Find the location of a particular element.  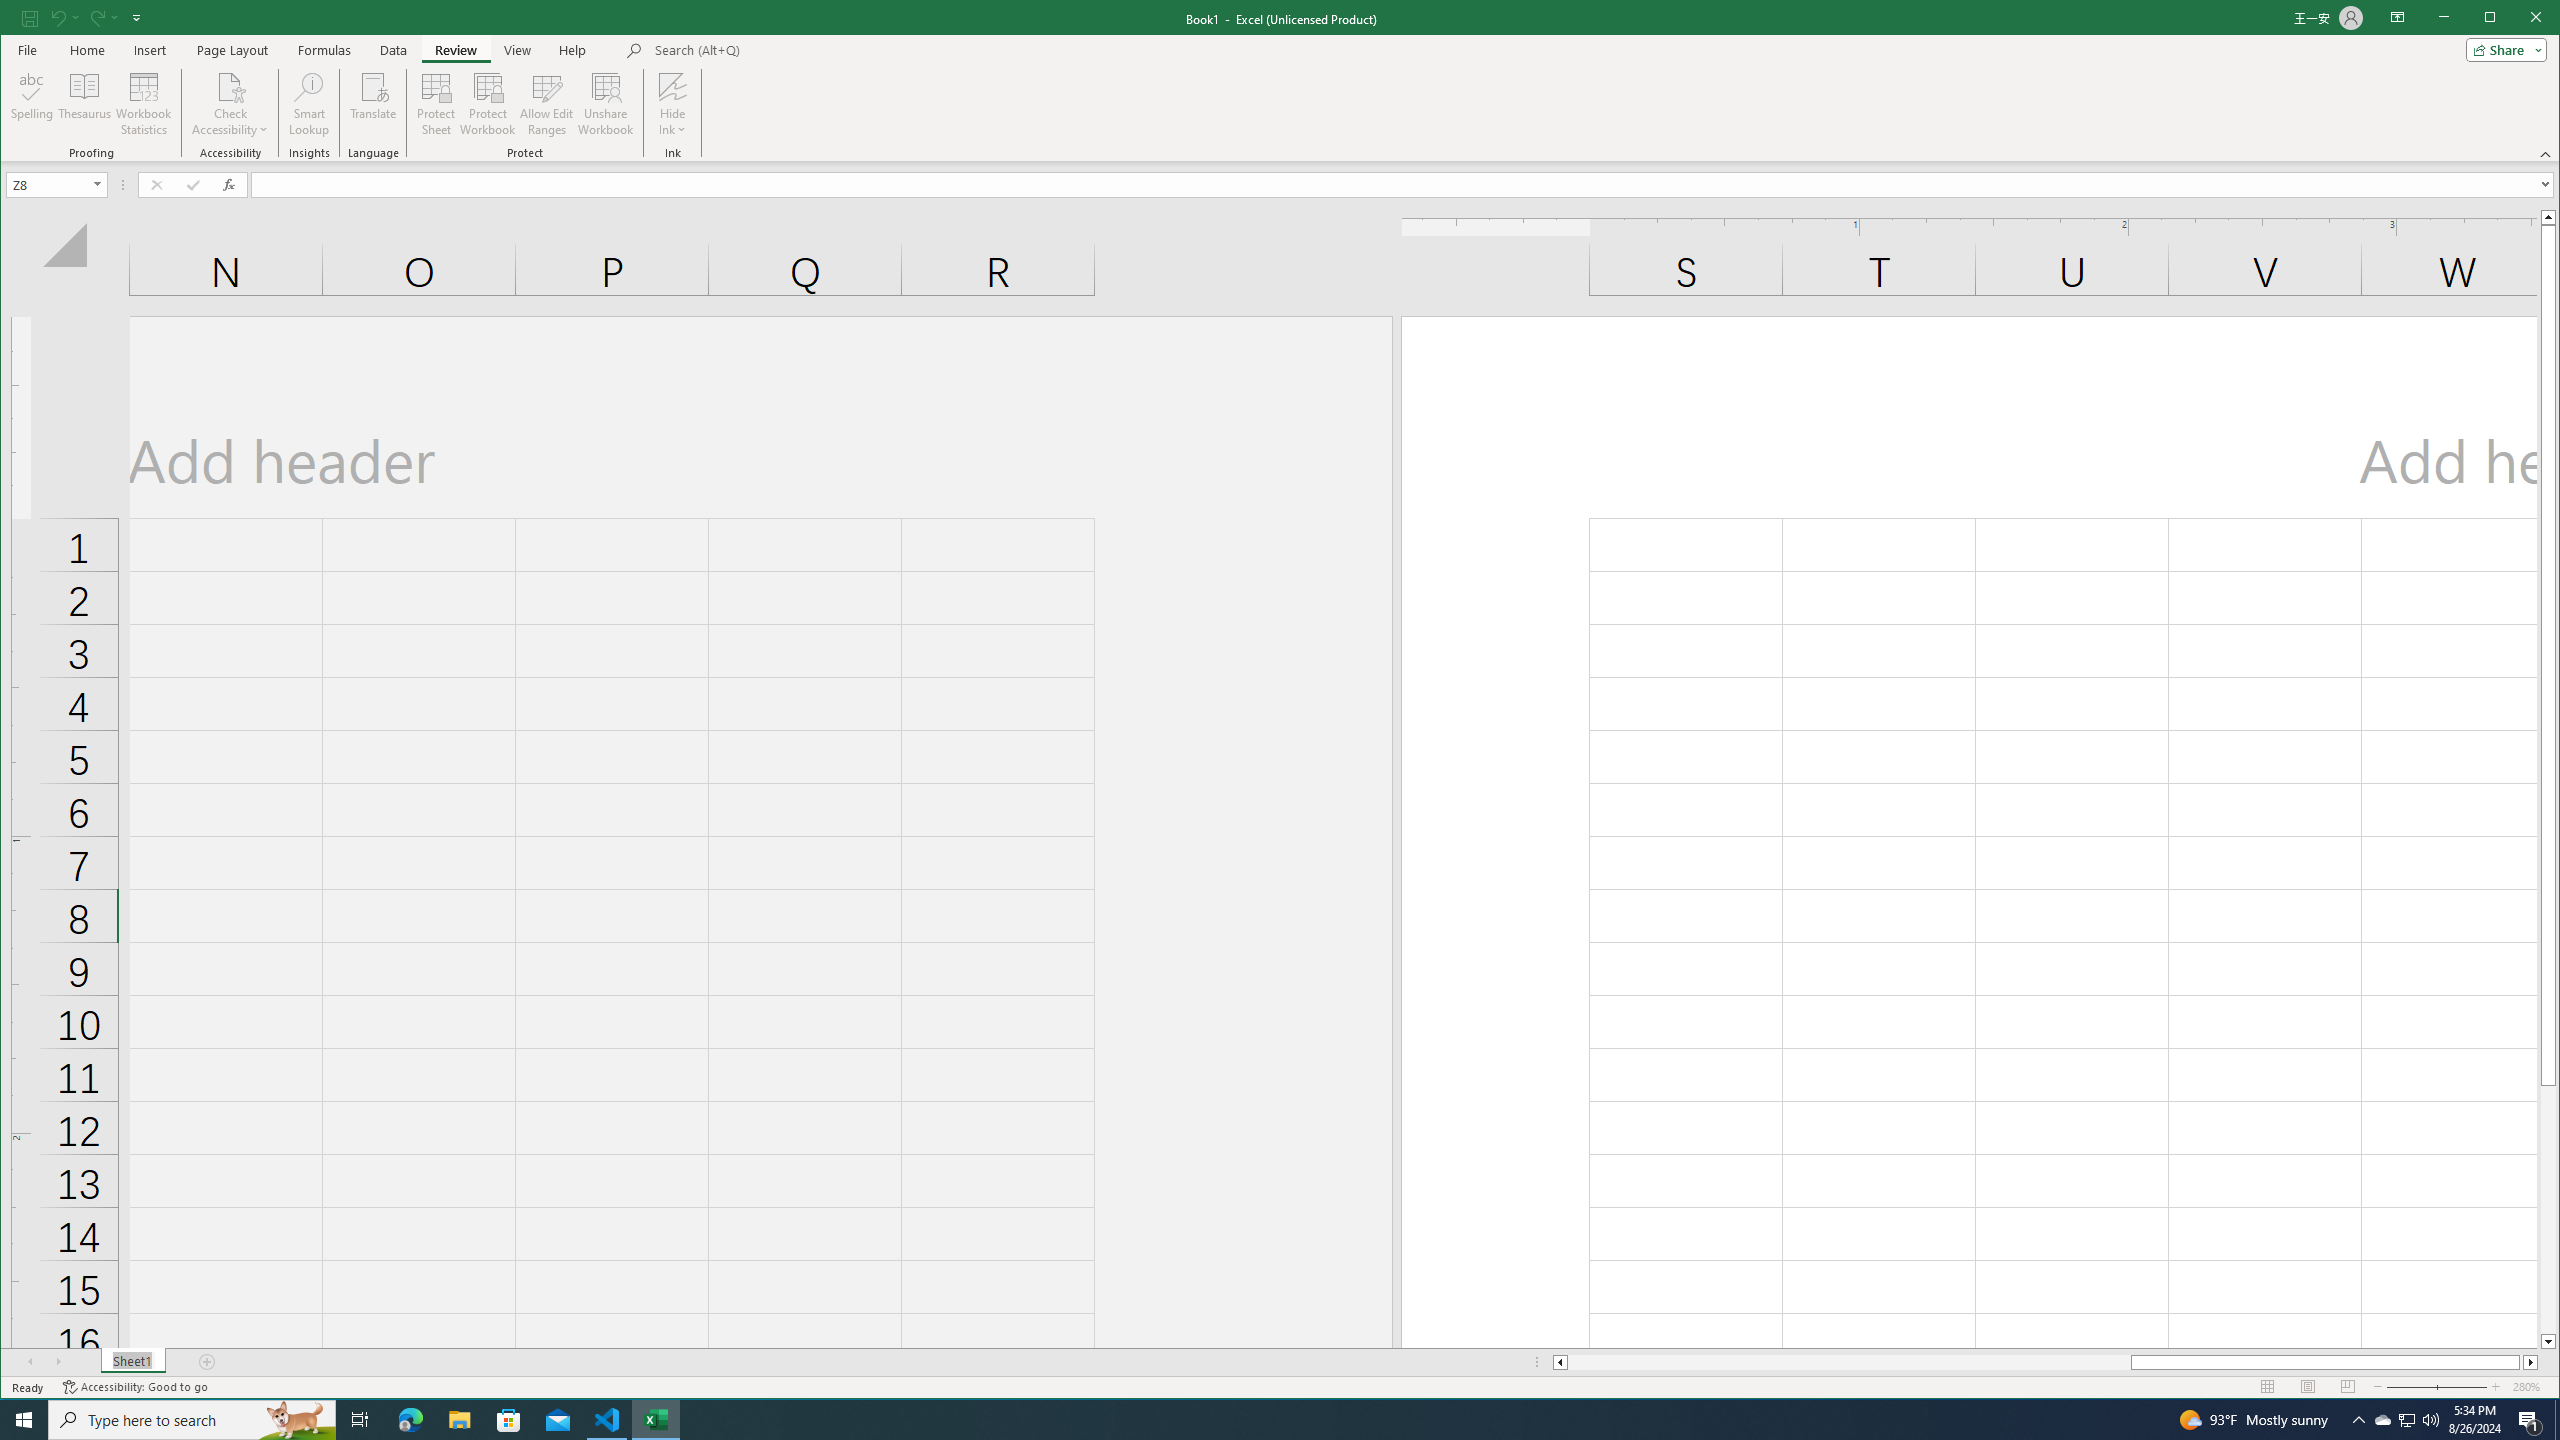

'Open' is located at coordinates (97, 184).